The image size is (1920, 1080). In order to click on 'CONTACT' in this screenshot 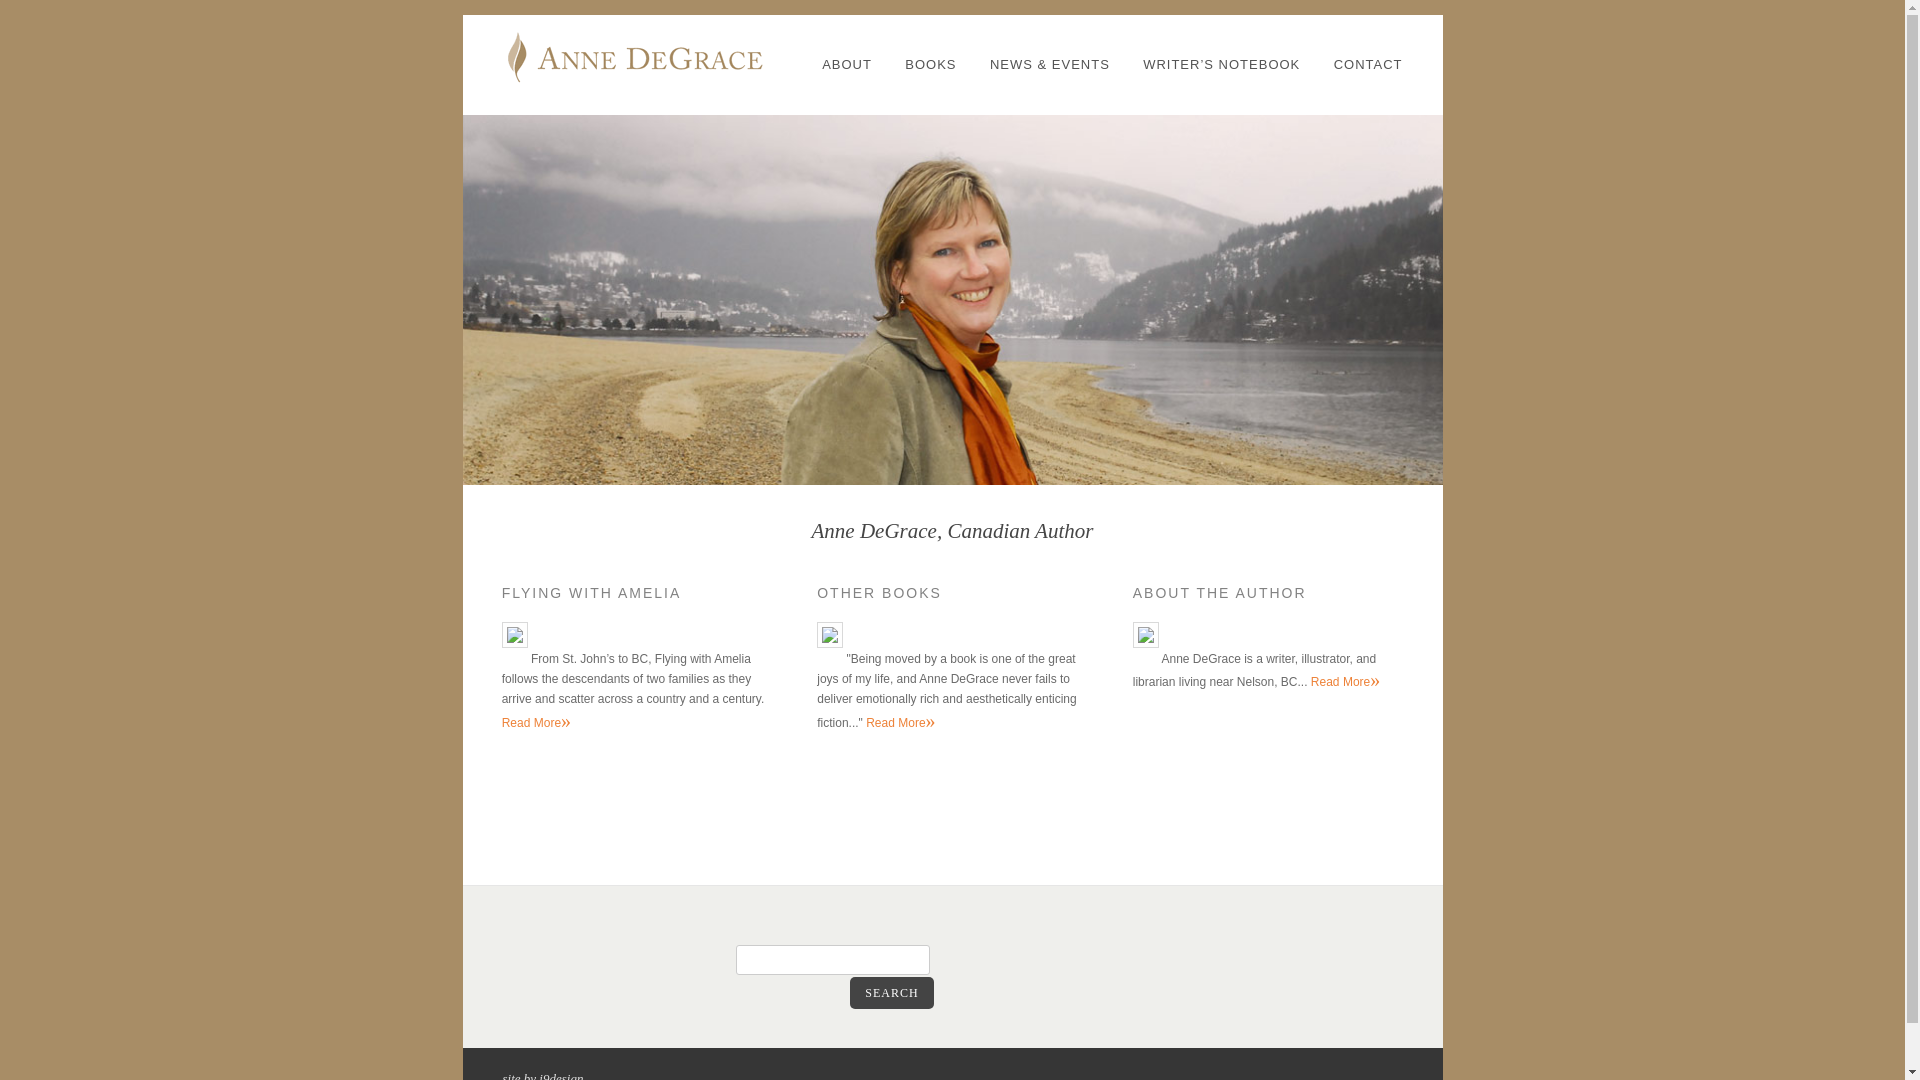, I will do `click(1319, 63)`.